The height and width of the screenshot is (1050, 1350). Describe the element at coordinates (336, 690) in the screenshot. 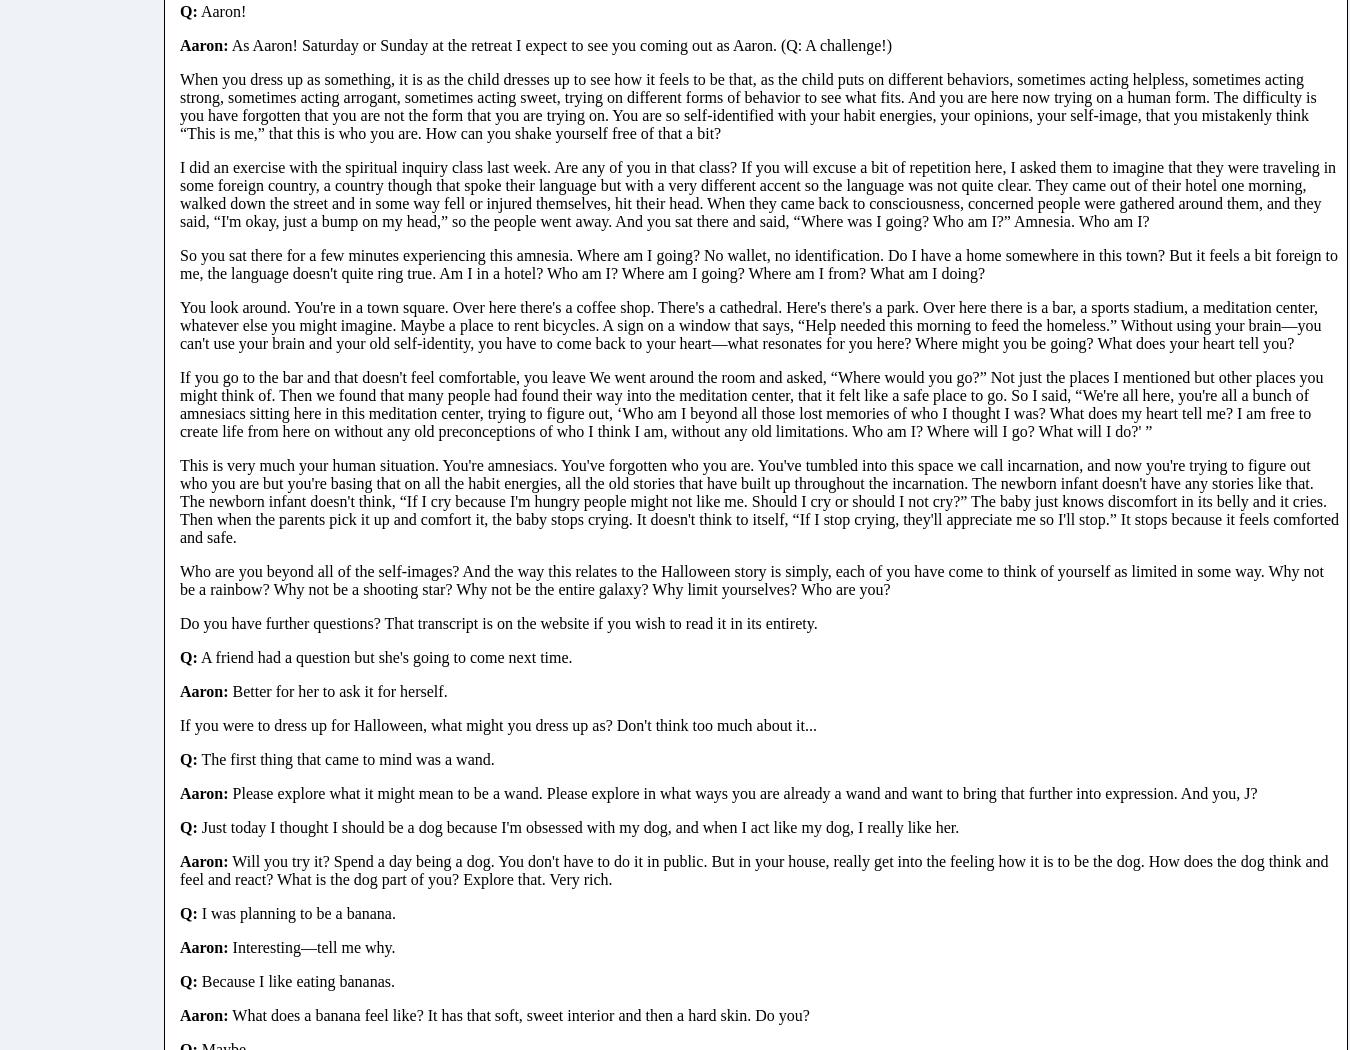

I see `'Better for her to ask it for herself.'` at that location.